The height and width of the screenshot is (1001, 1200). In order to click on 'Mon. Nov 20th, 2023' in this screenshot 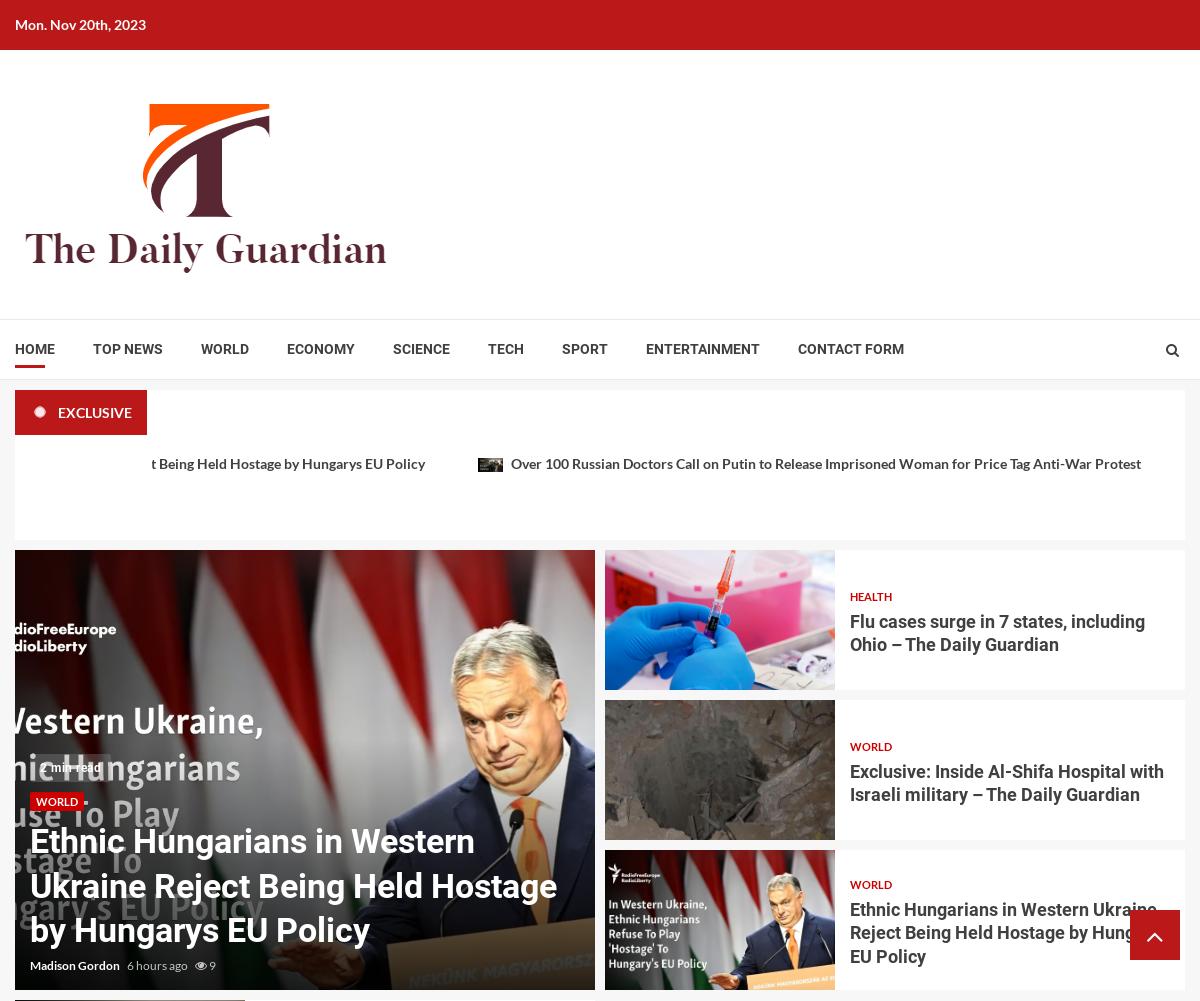, I will do `click(80, 24)`.